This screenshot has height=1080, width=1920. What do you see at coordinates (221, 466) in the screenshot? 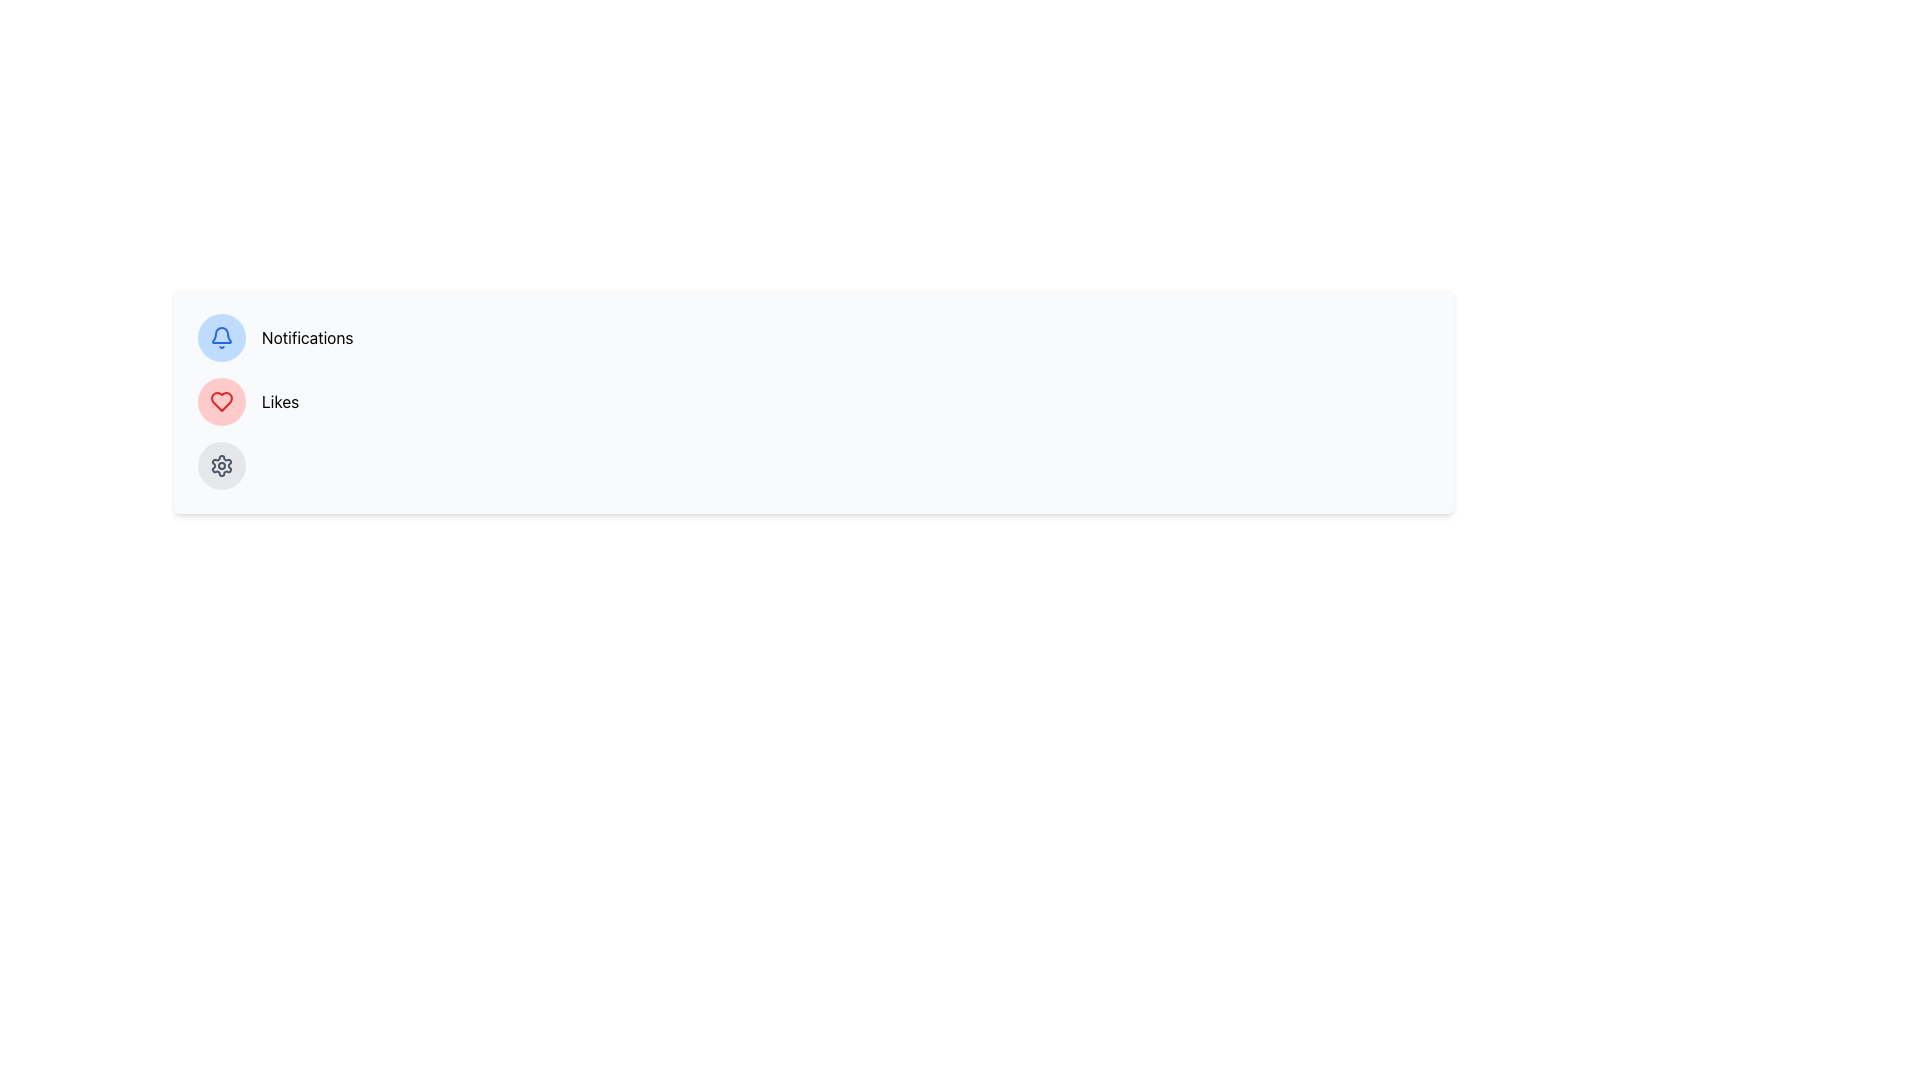
I see `the gear-like icon indicative of settings functionalities, which is positioned at the lower part of a vertical list on the left side of the interface, beneath the 'Likes' and 'Notifications' icons` at bounding box center [221, 466].